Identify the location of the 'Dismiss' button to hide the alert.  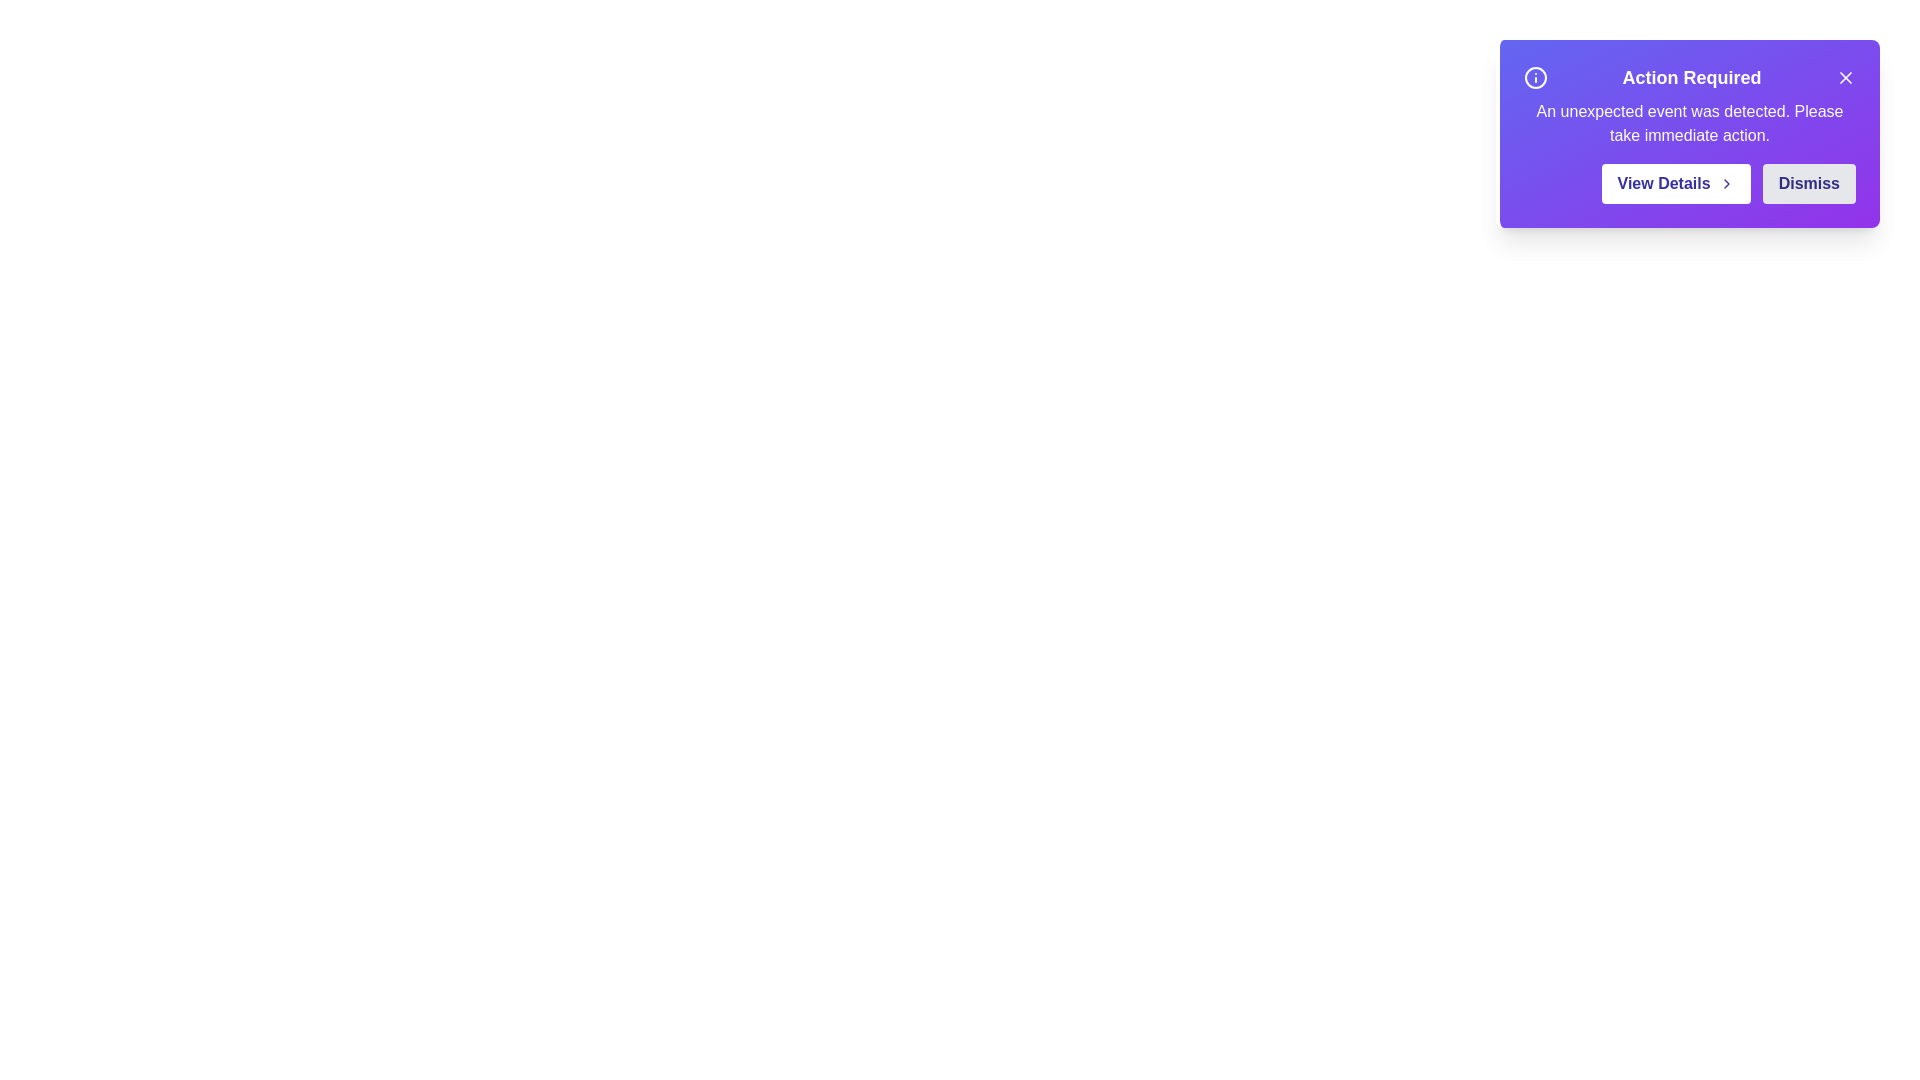
(1809, 184).